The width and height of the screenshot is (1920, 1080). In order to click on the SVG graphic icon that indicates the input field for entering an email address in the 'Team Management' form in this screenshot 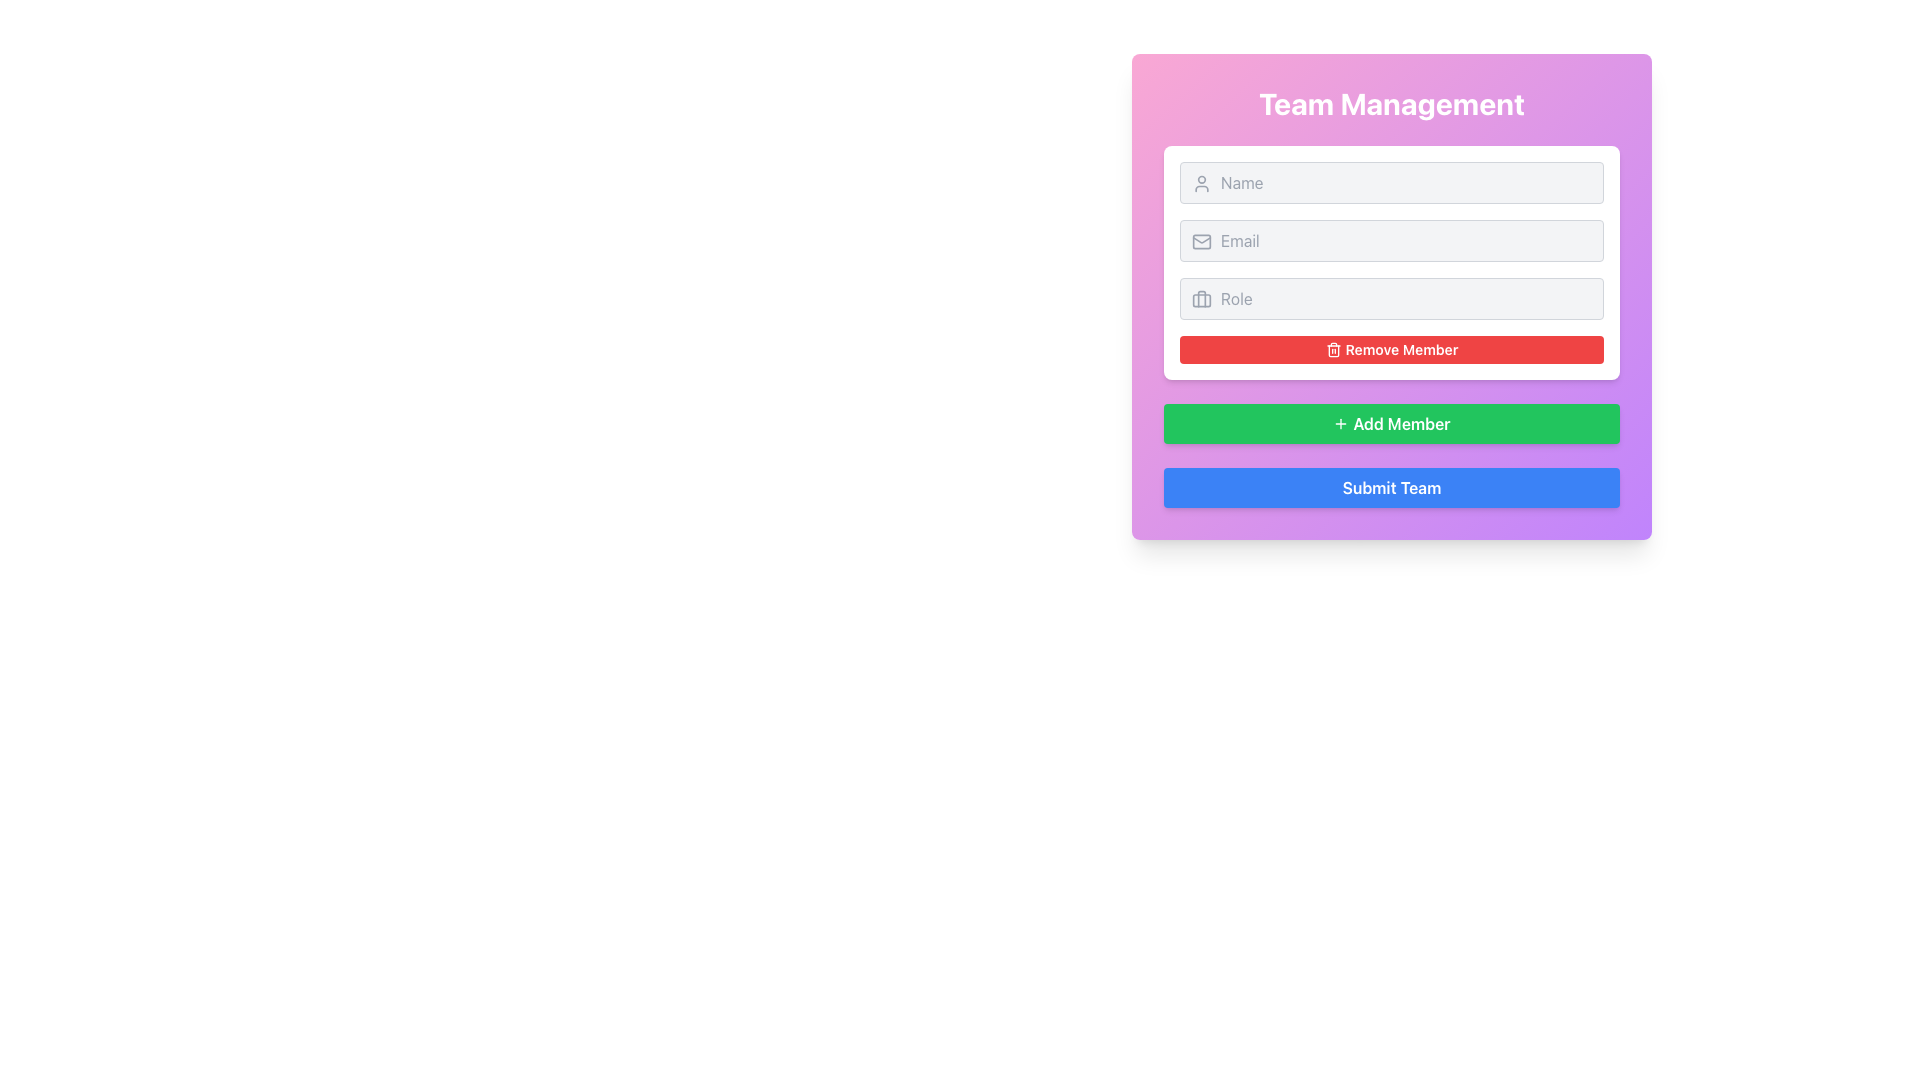, I will do `click(1200, 241)`.